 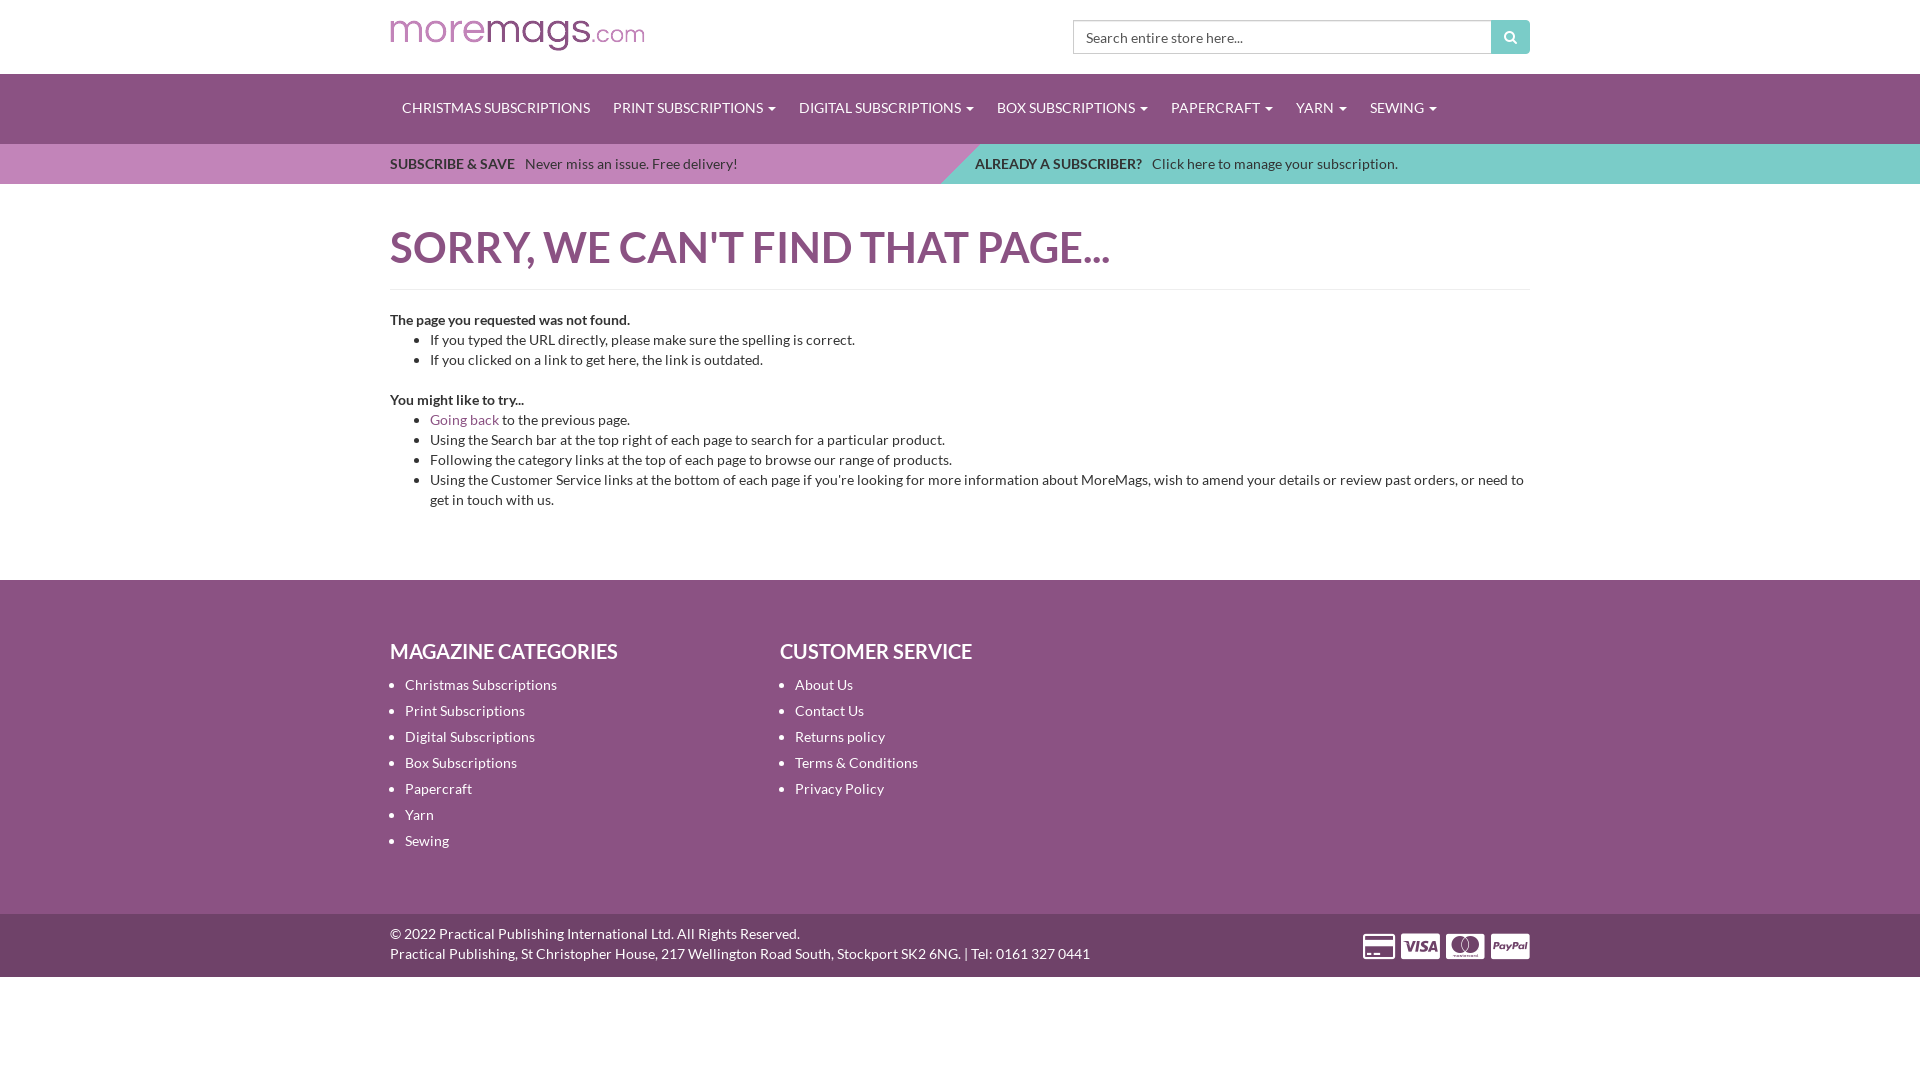 I want to click on 'Privacy Policy', so click(x=839, y=787).